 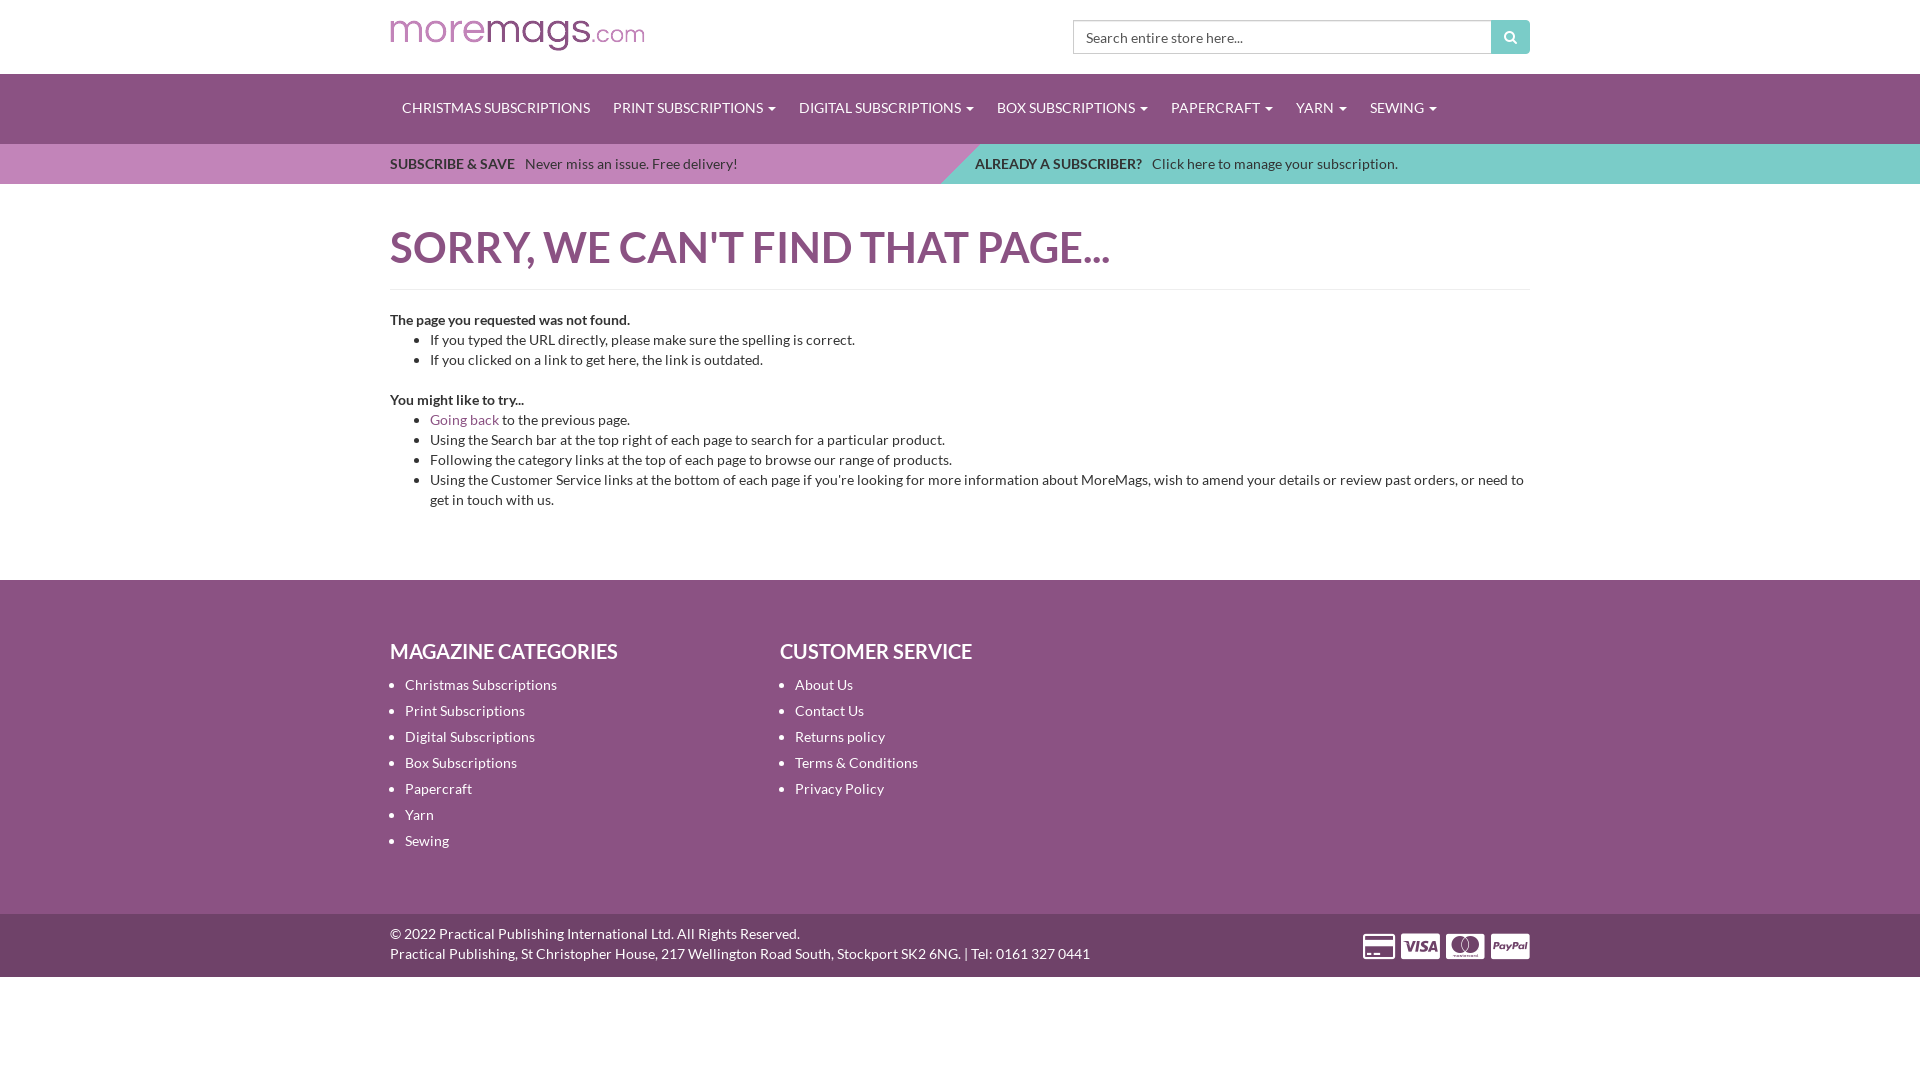 I want to click on 'Privacy Policy', so click(x=839, y=787).